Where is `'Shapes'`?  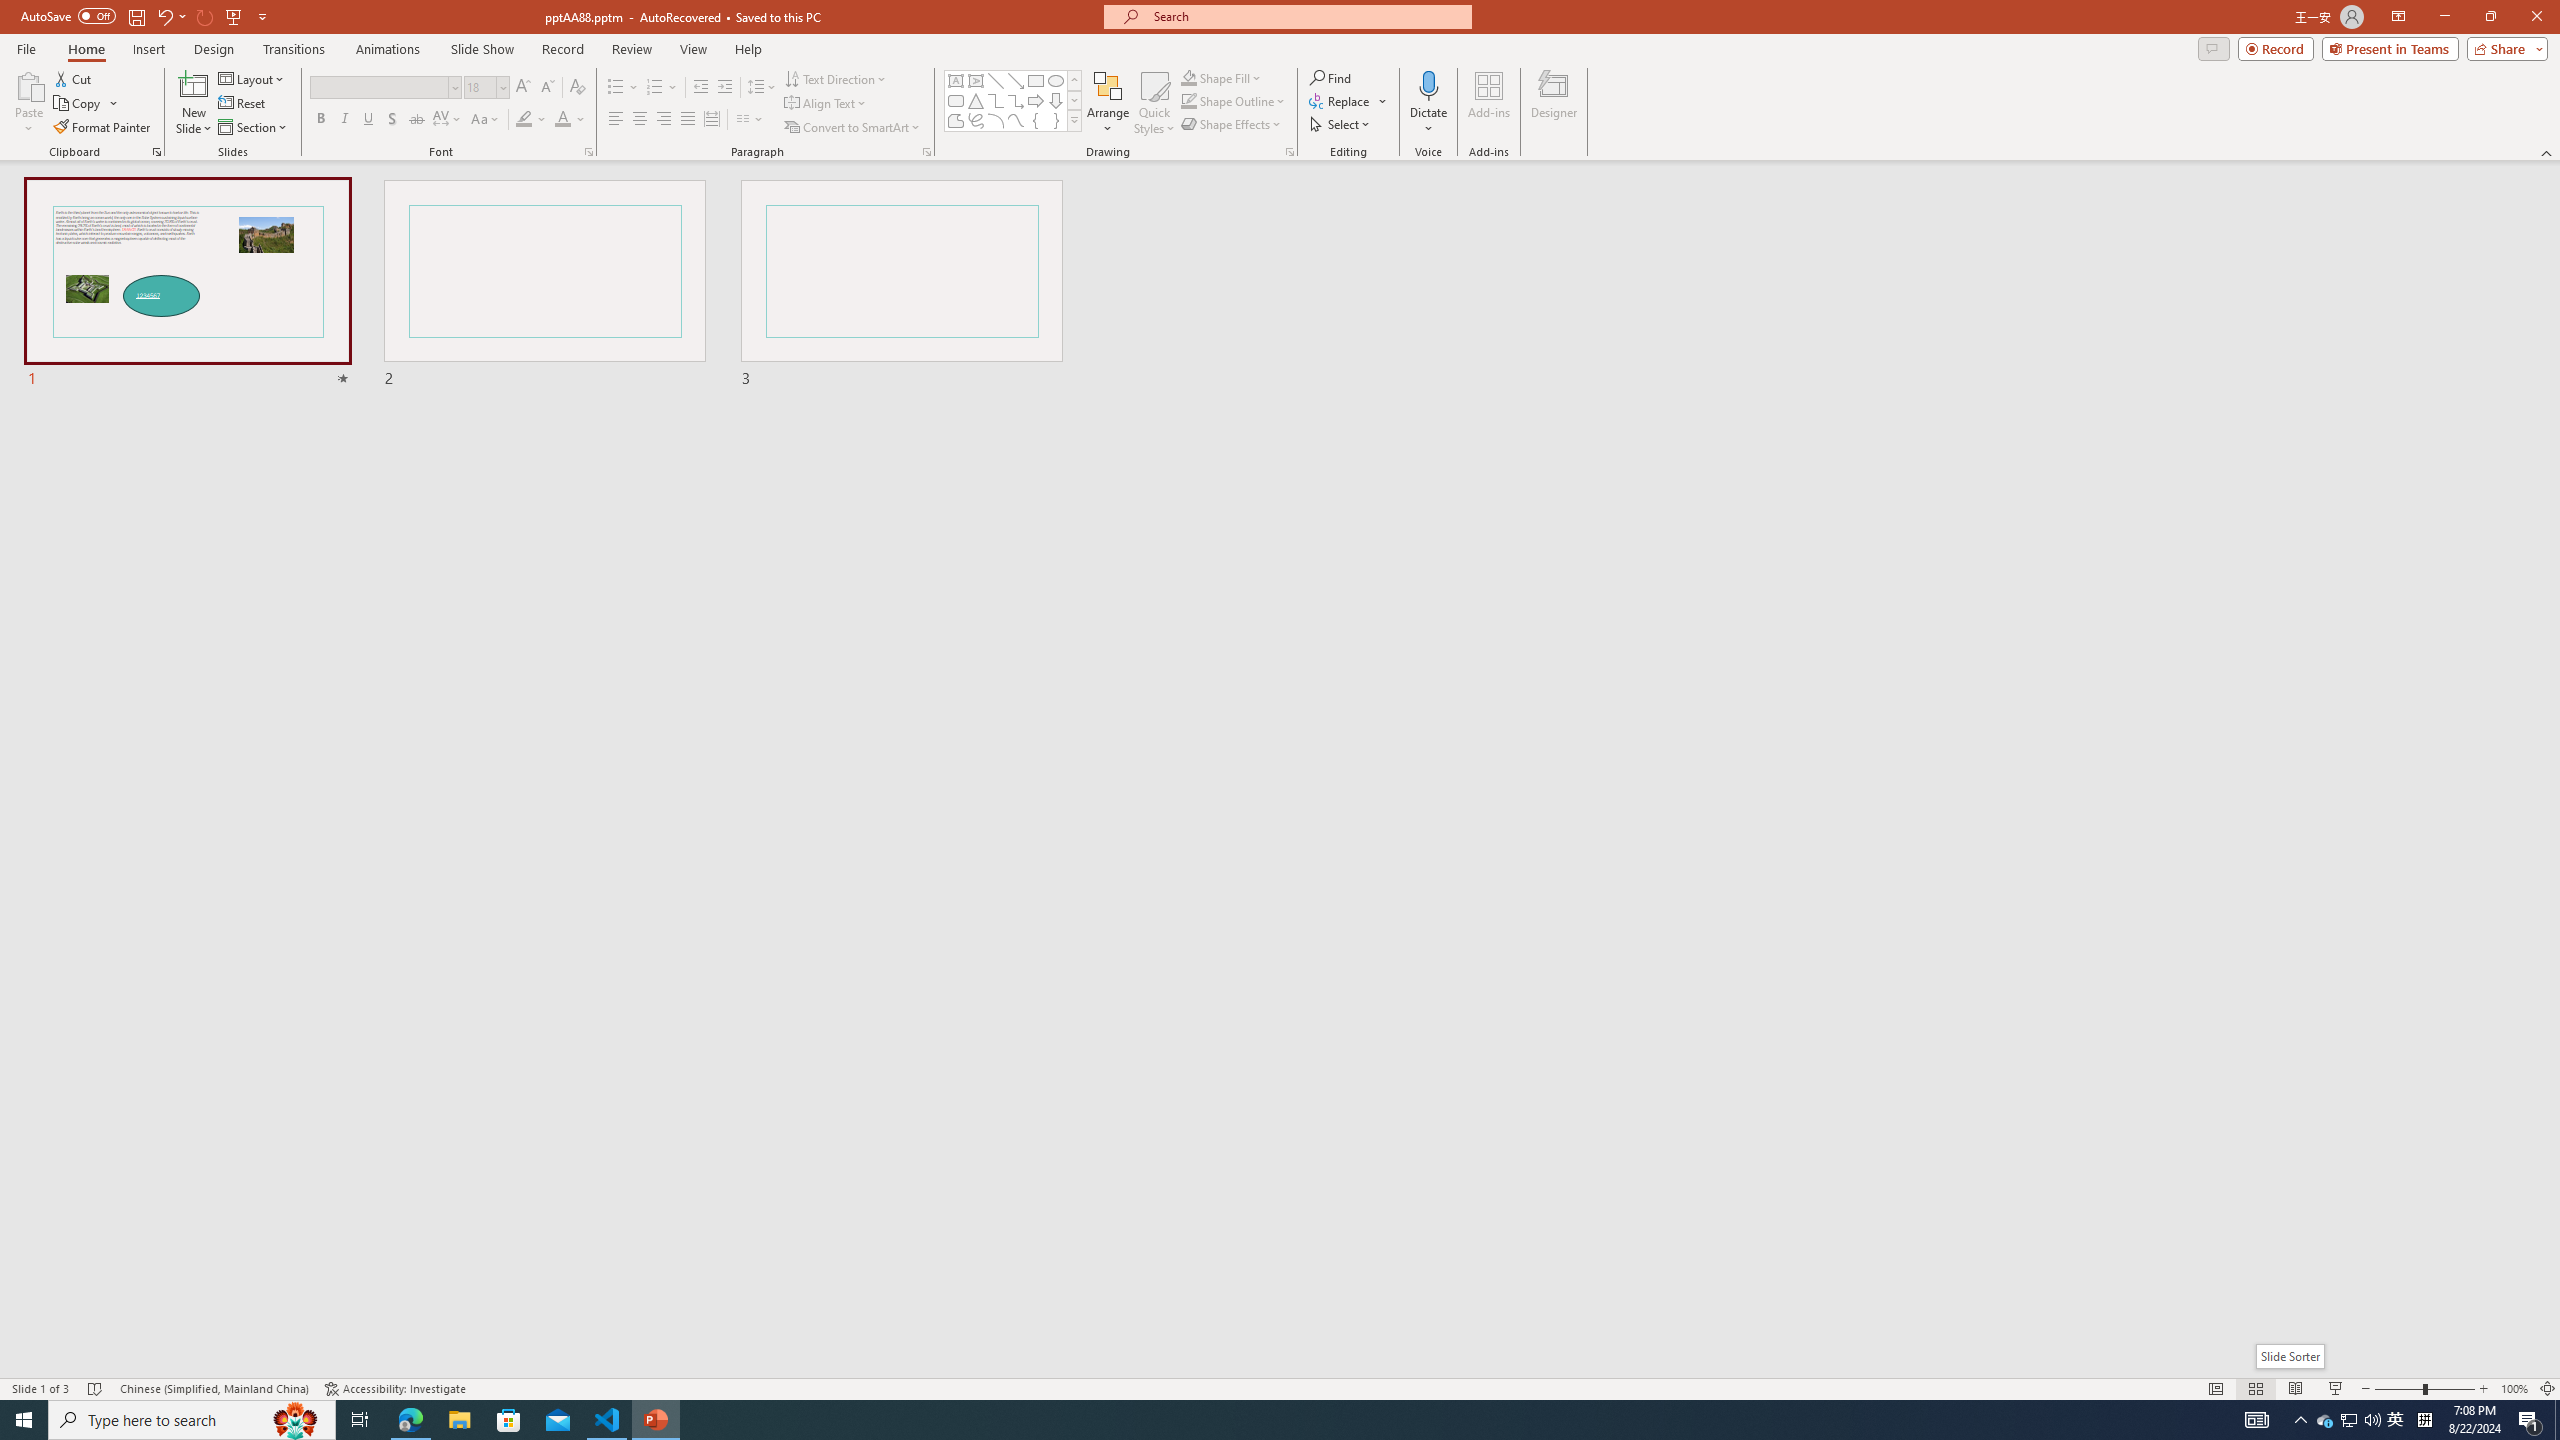
'Shapes' is located at coordinates (1075, 119).